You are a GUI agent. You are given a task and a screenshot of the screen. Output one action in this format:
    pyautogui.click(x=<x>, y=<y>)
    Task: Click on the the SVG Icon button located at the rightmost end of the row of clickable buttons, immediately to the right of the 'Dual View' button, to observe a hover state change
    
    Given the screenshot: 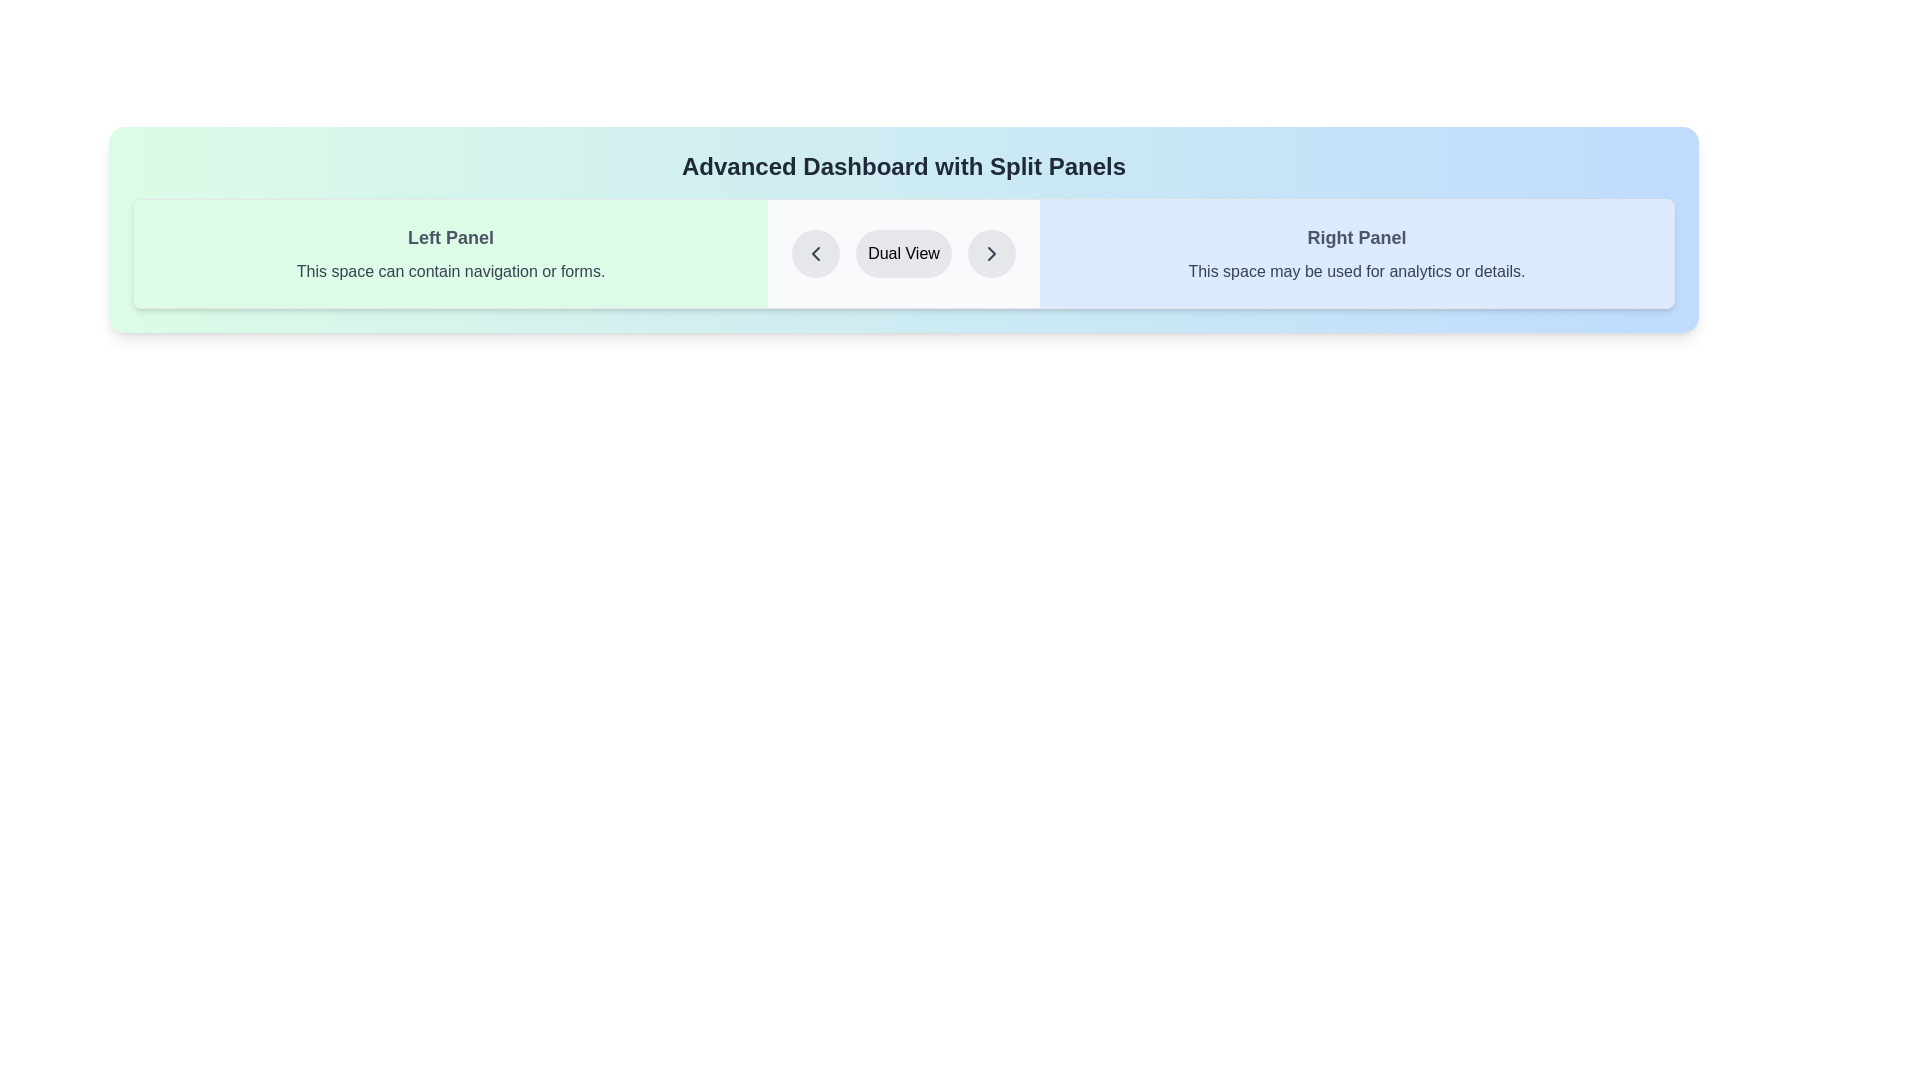 What is the action you would take?
    pyautogui.click(x=991, y=253)
    